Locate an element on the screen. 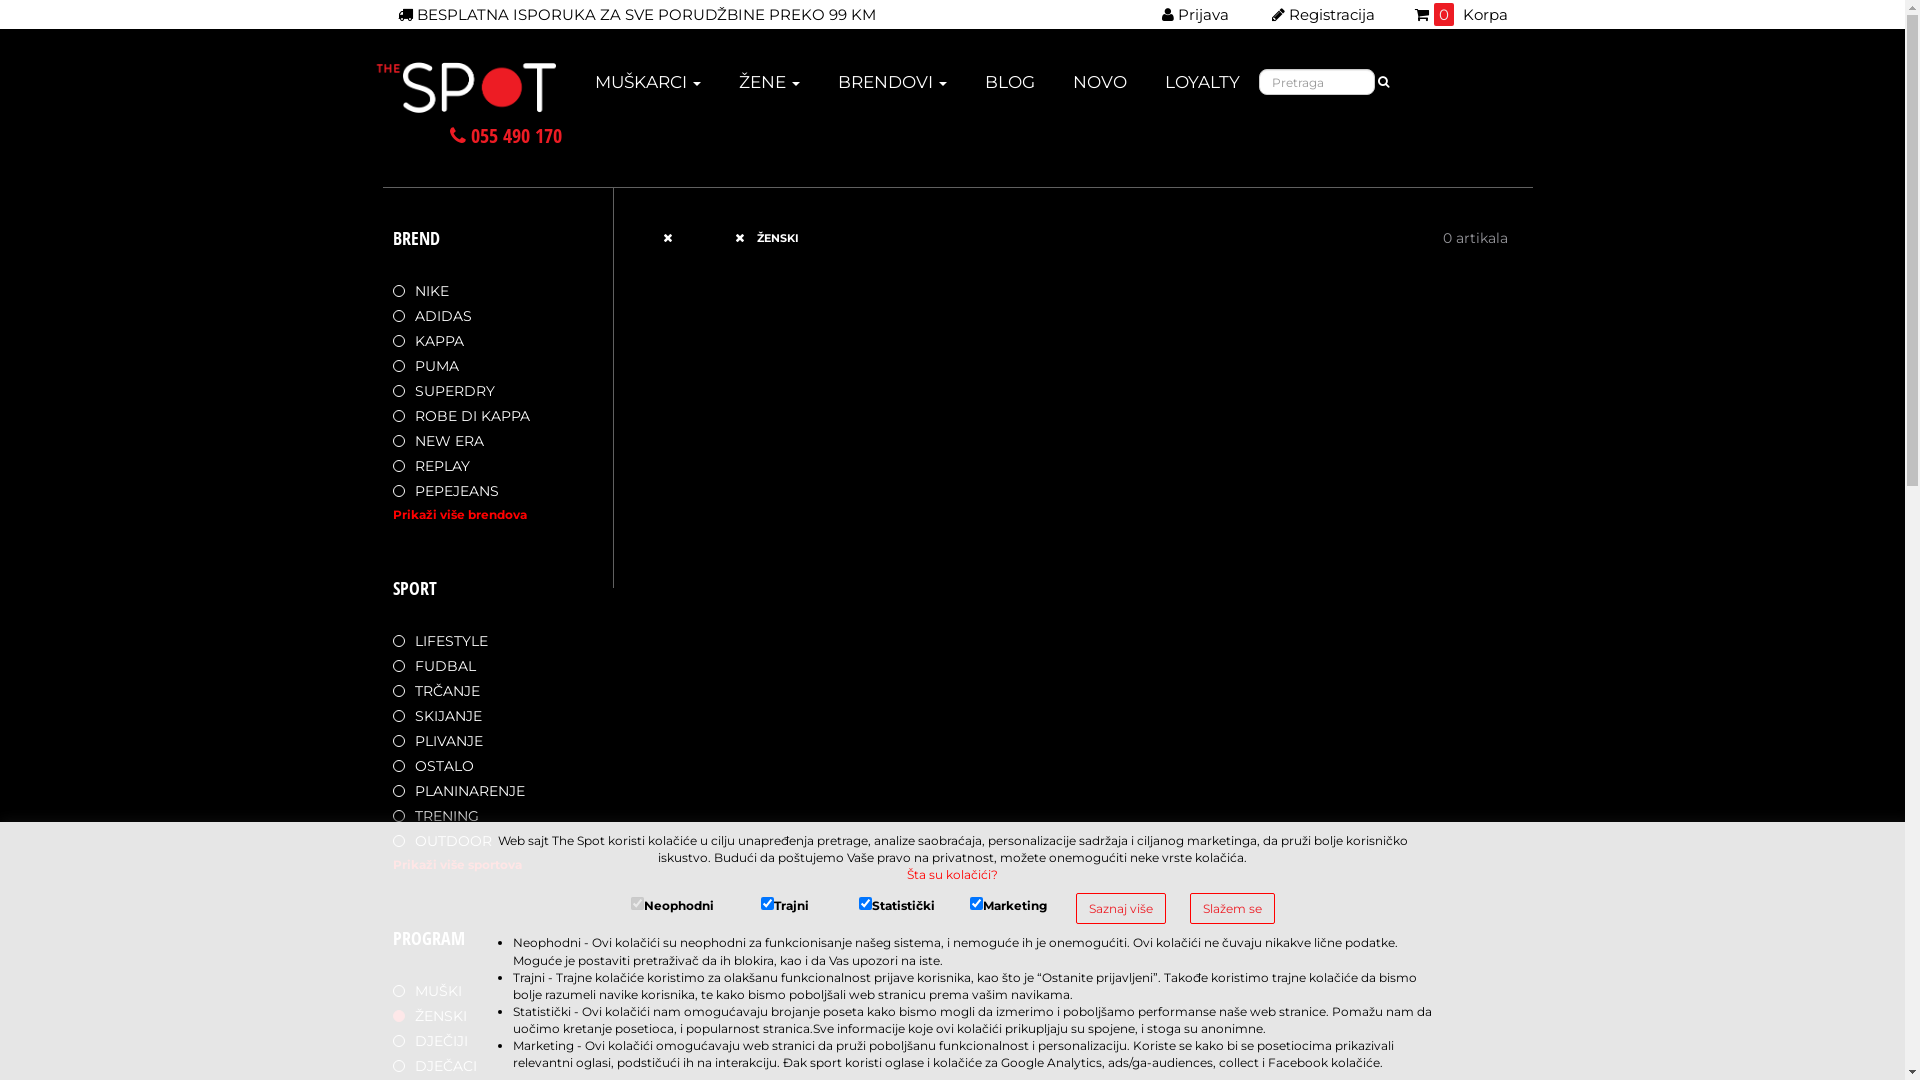  'Registracija' is located at coordinates (1323, 14).